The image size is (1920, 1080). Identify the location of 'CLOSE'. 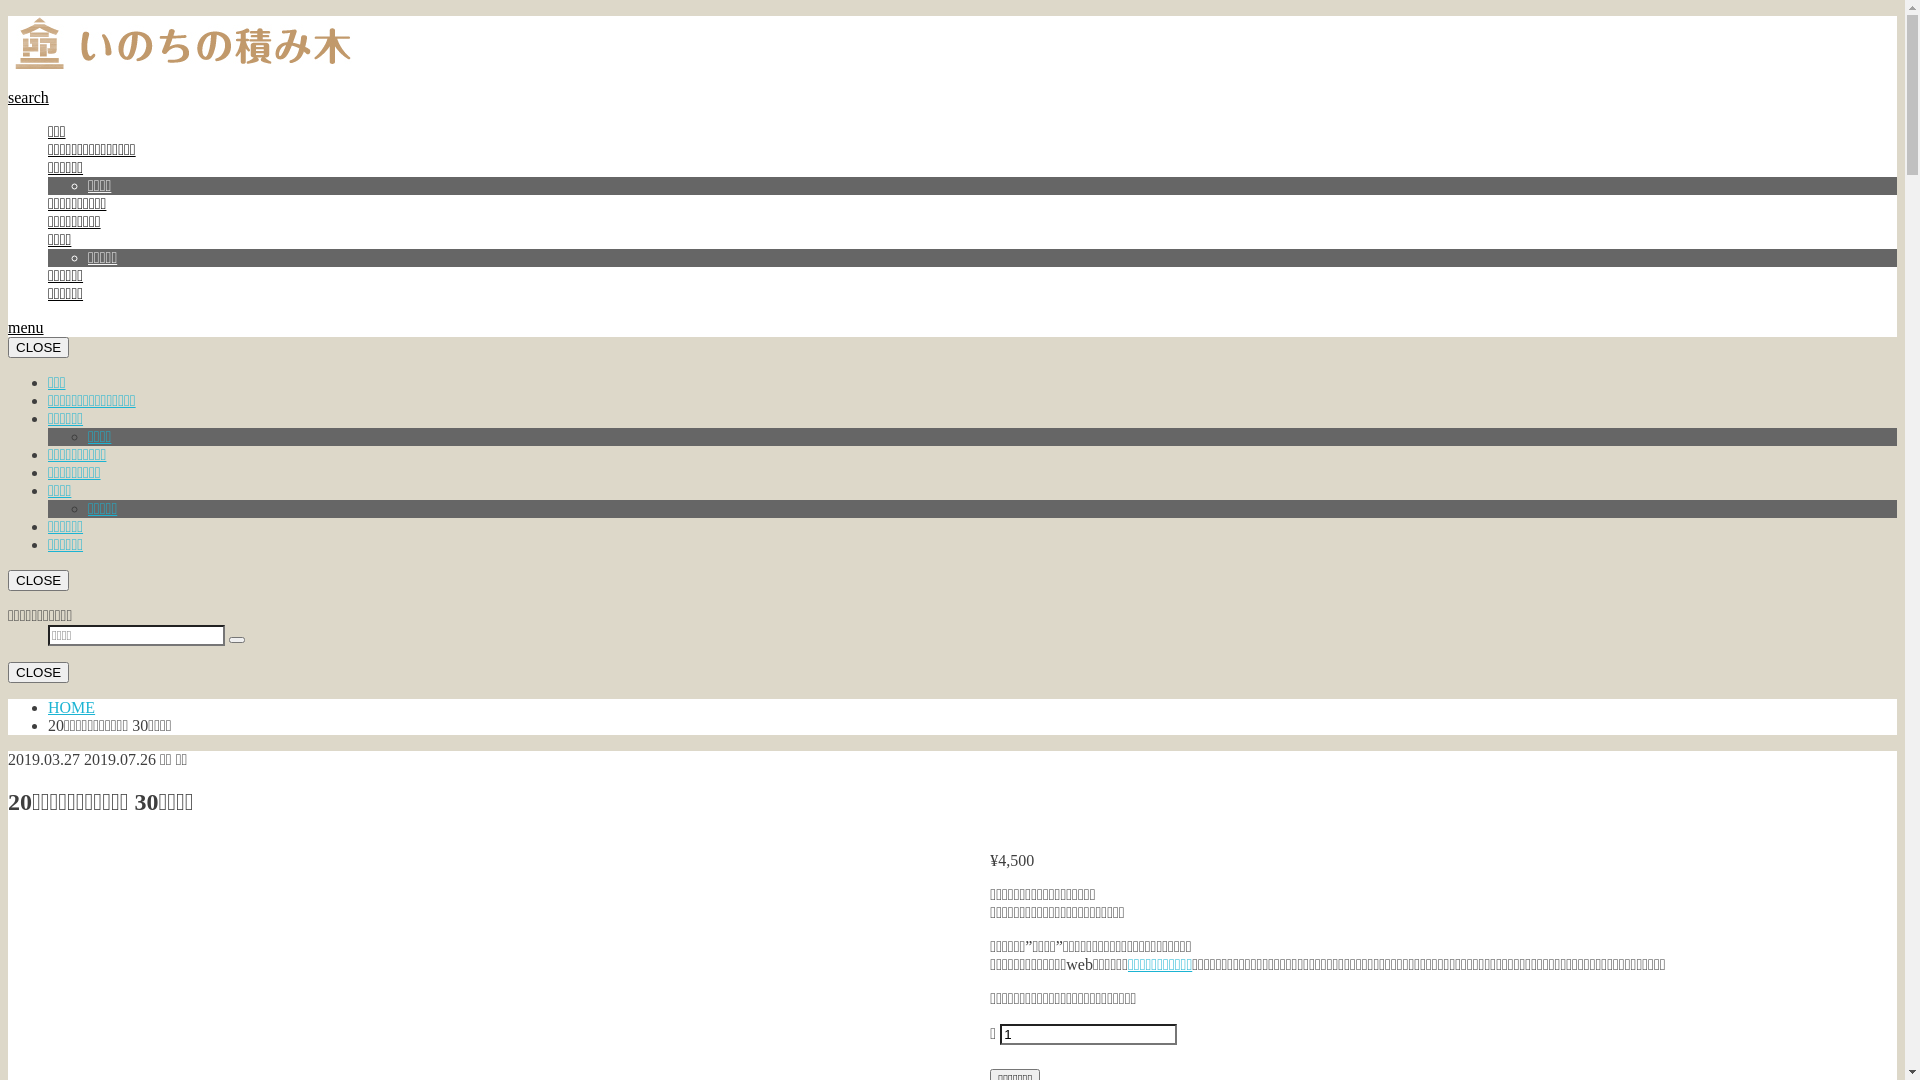
(38, 580).